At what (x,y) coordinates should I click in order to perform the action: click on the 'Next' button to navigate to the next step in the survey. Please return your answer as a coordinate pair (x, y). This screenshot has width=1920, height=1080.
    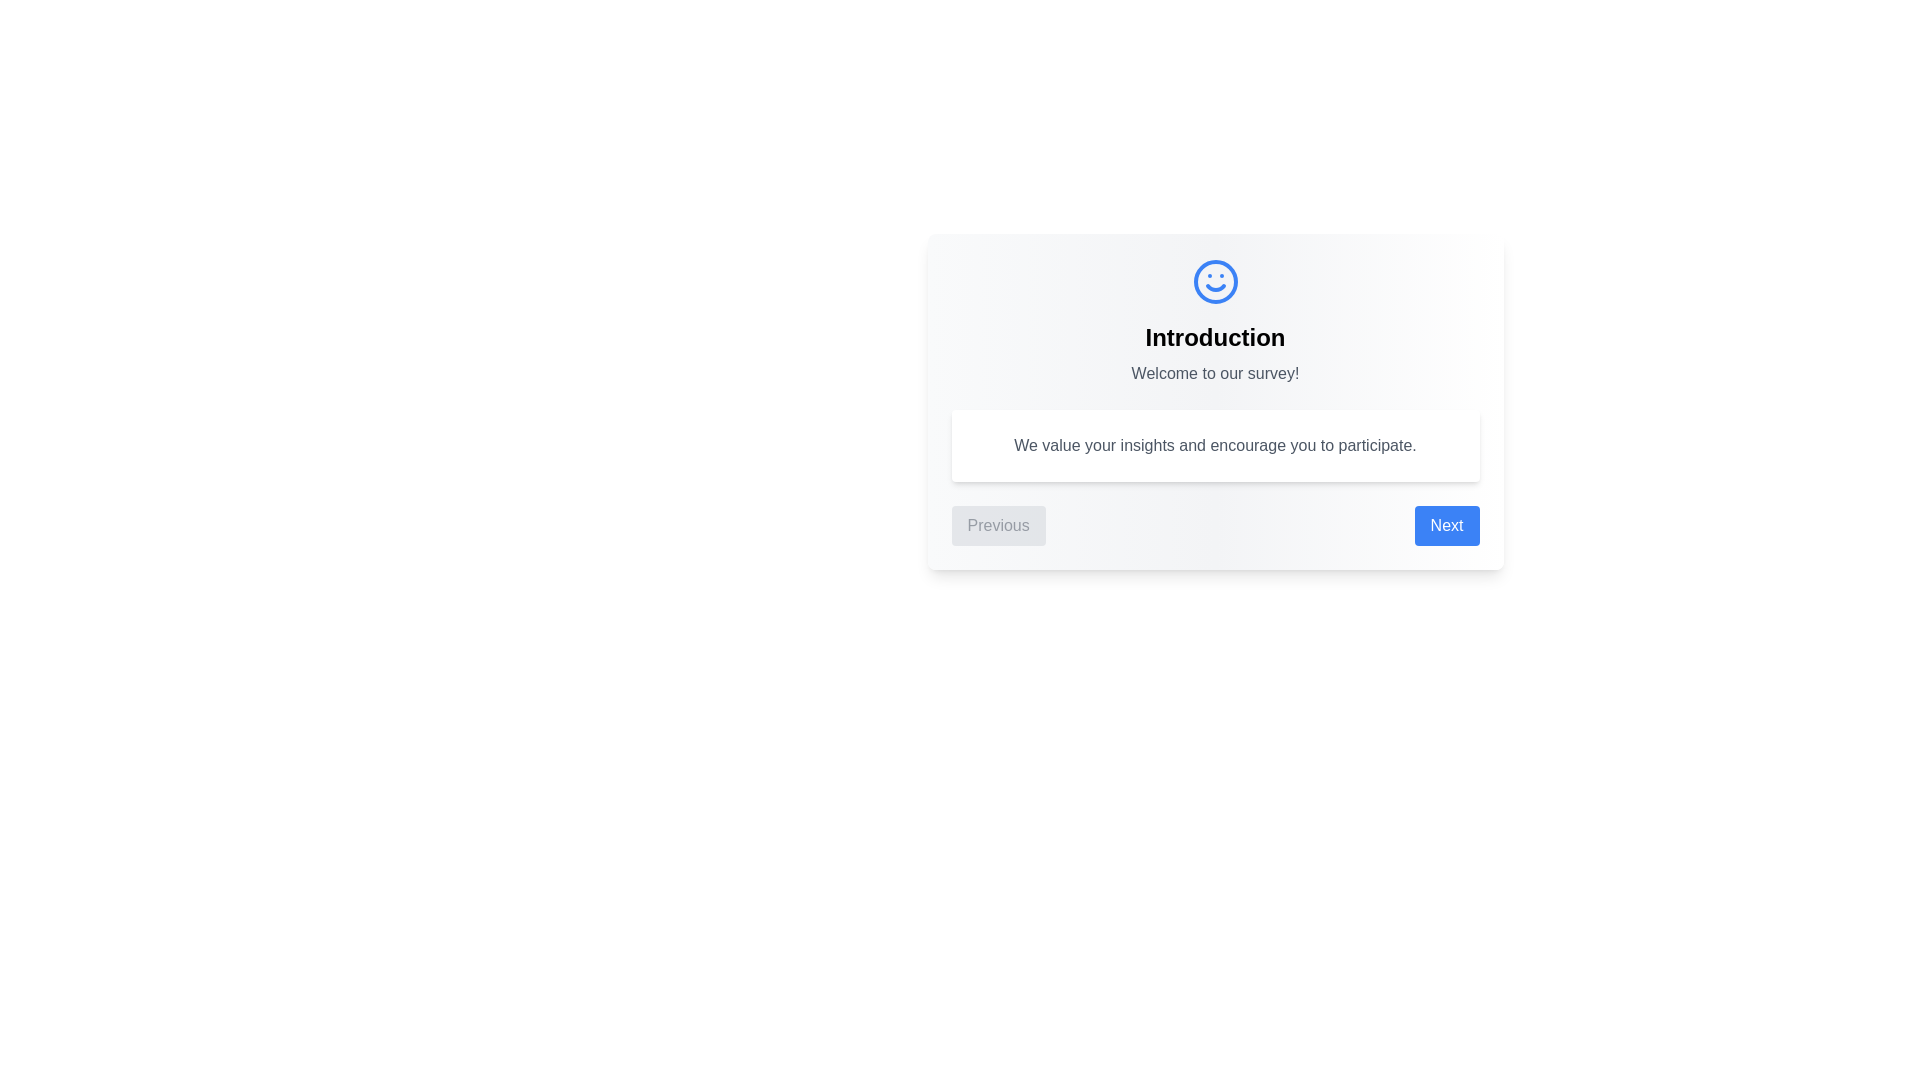
    Looking at the image, I should click on (1446, 524).